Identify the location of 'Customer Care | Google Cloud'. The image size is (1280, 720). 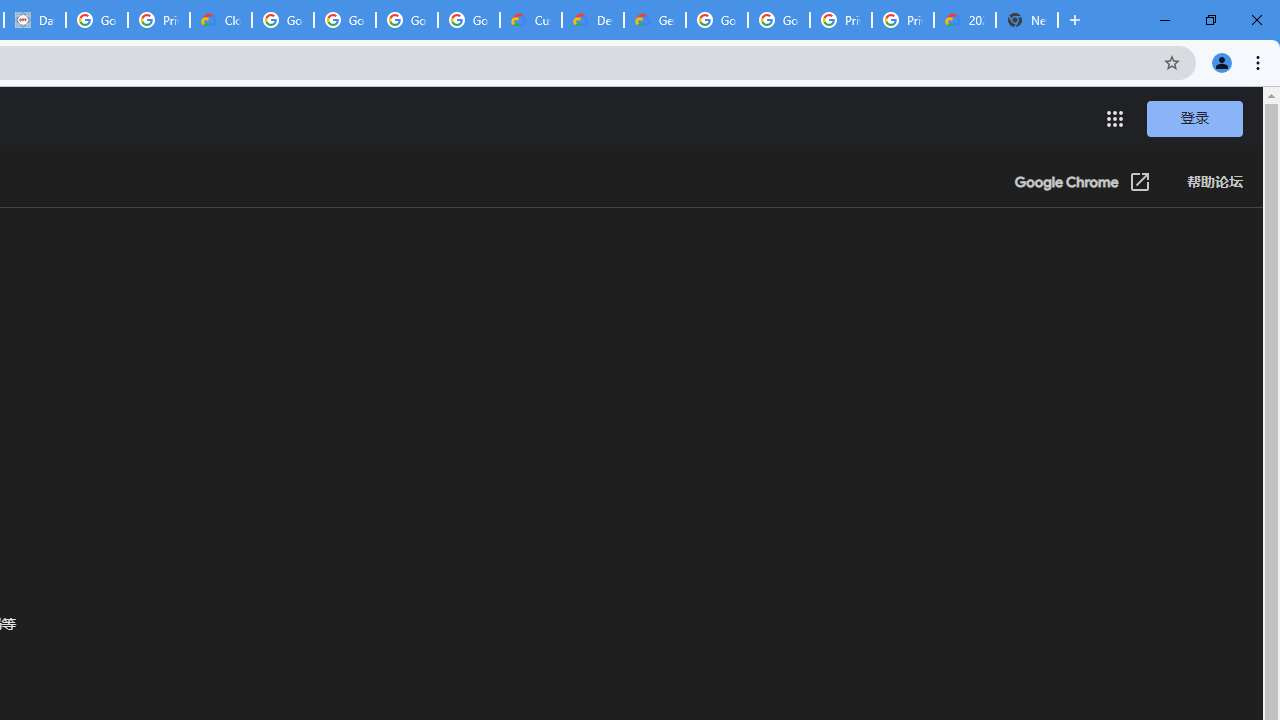
(531, 20).